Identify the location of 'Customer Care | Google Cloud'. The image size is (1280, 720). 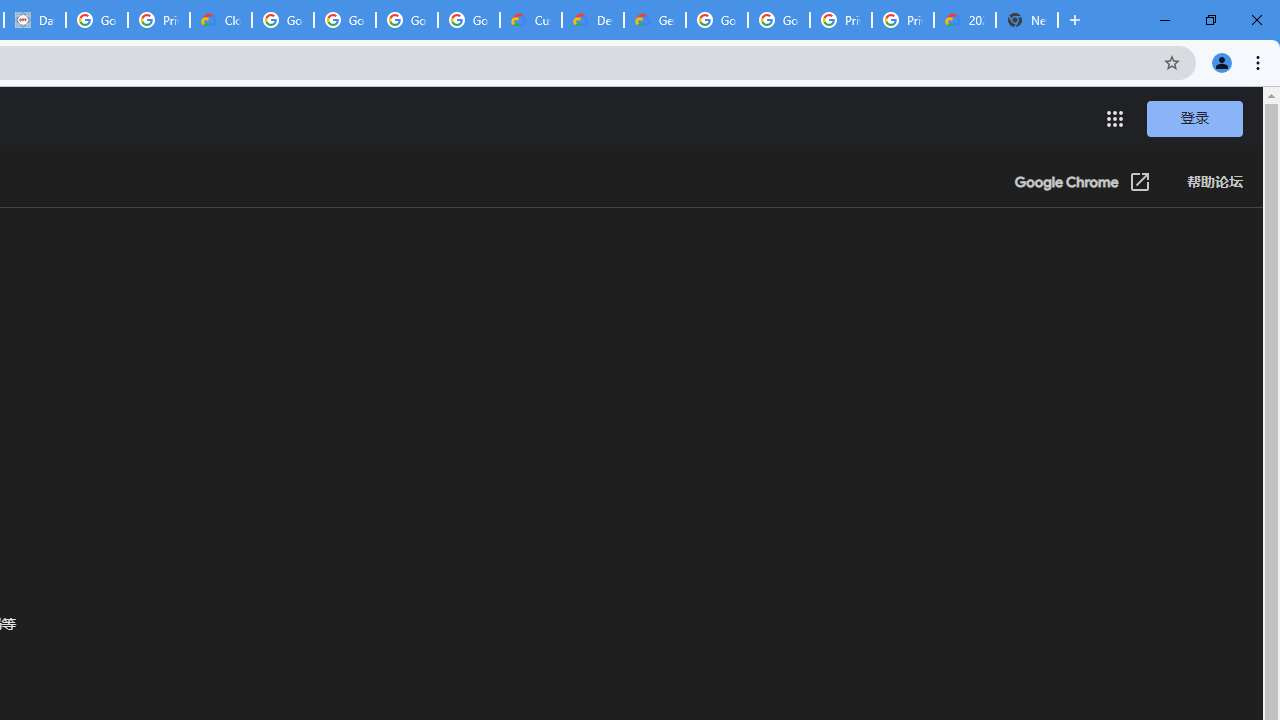
(531, 20).